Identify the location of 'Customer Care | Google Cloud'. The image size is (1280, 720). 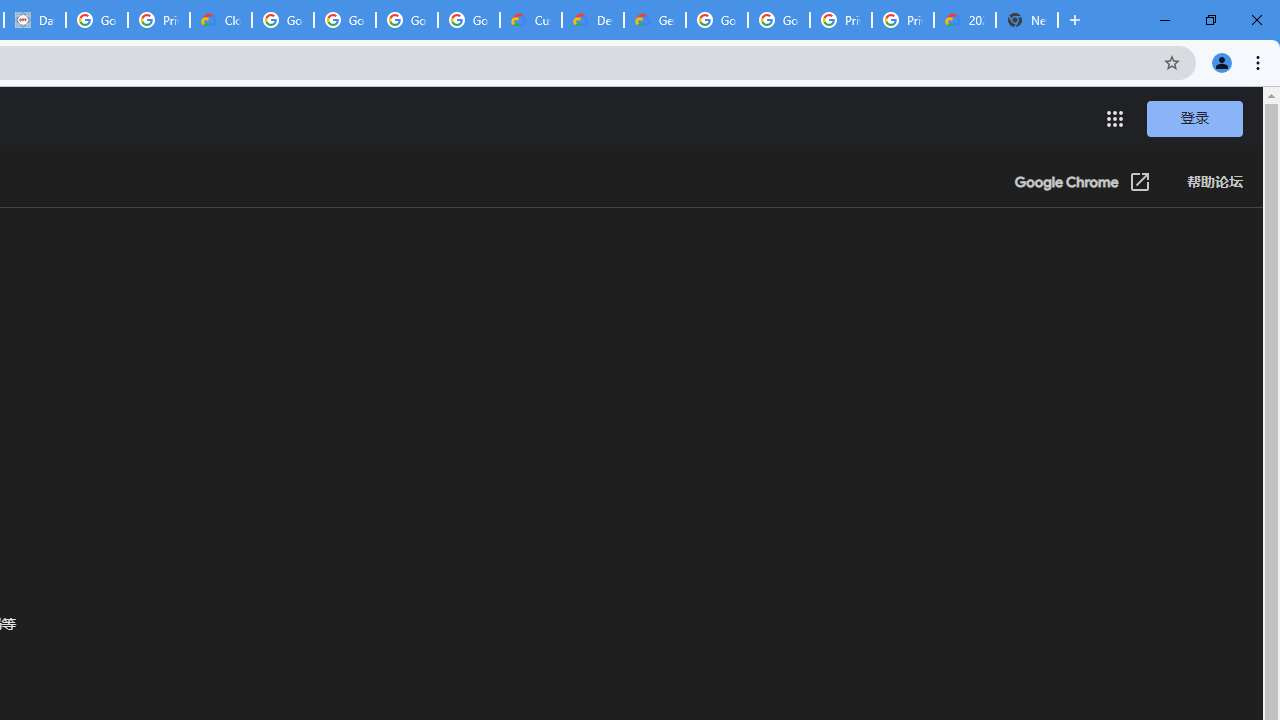
(531, 20).